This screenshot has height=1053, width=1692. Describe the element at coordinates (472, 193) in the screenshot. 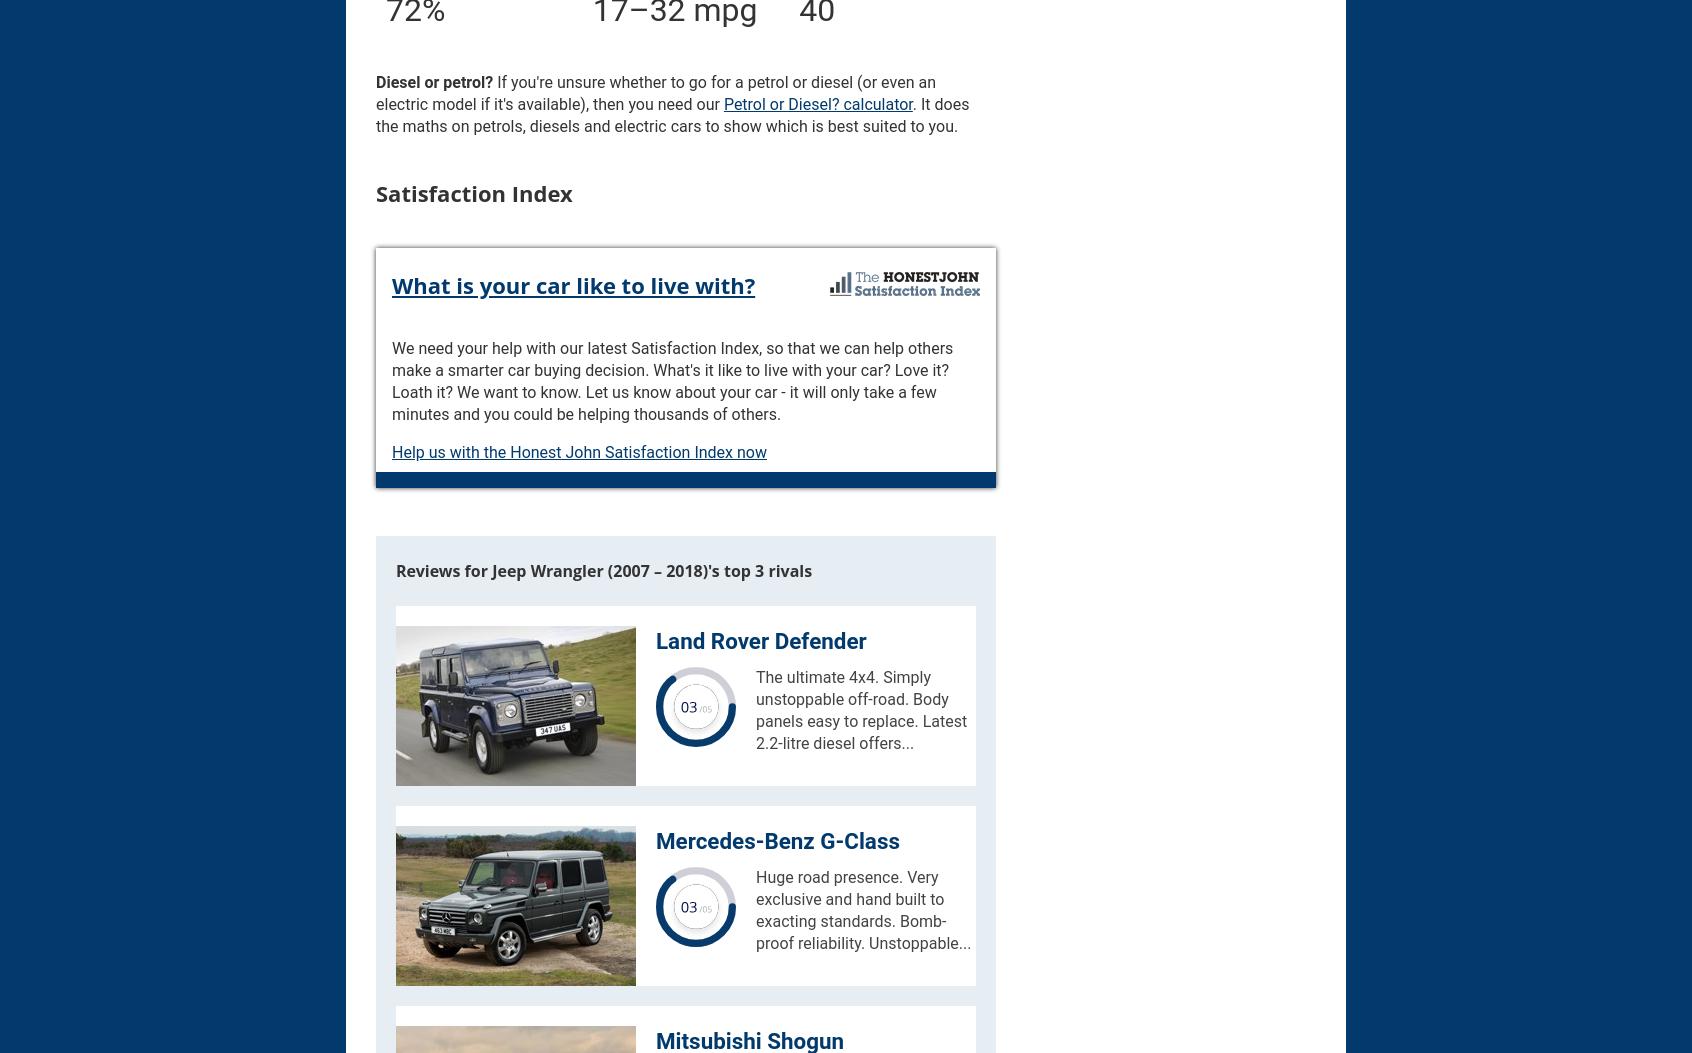

I see `'Satisfaction Index'` at that location.